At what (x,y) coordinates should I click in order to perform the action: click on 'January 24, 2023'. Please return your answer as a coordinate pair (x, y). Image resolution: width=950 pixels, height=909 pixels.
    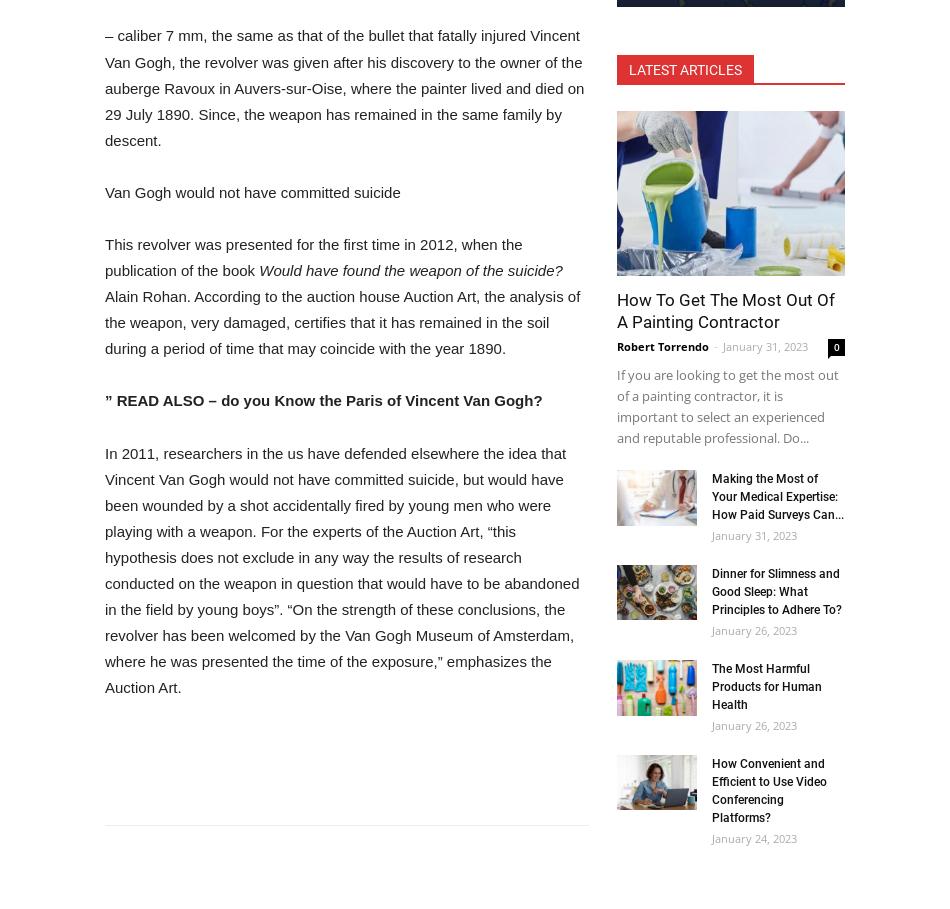
    Looking at the image, I should click on (753, 838).